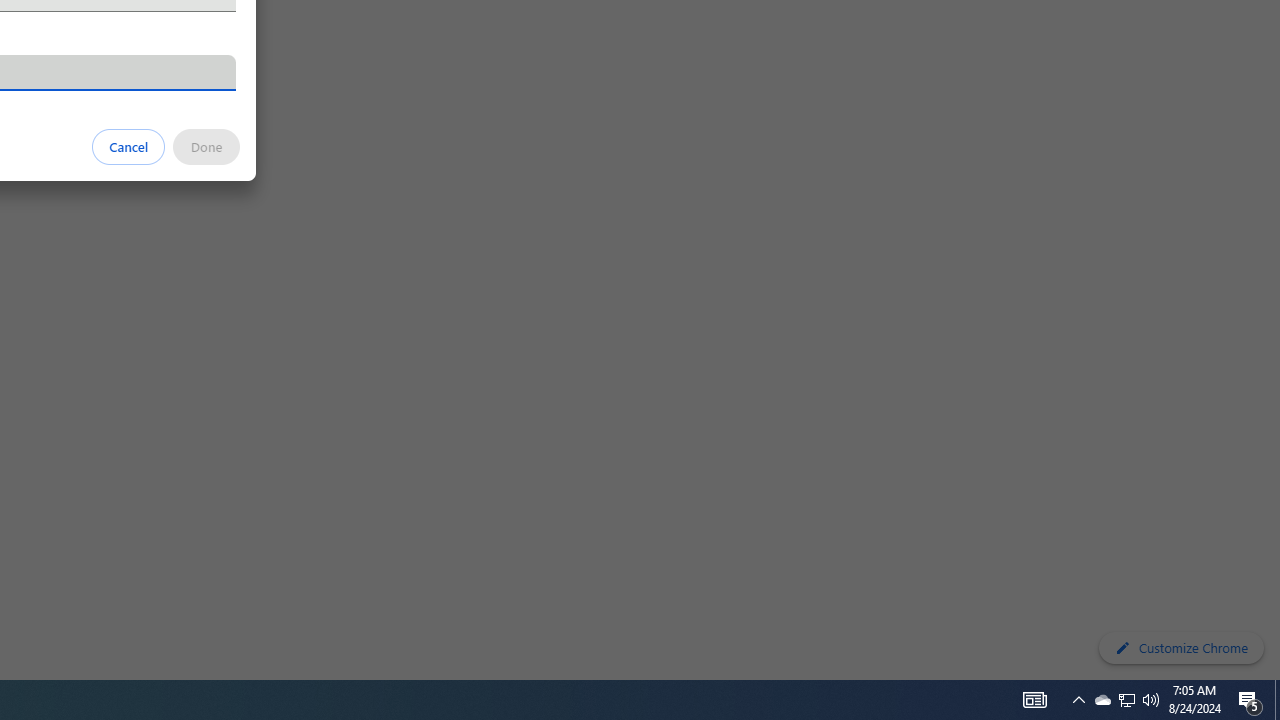 The image size is (1280, 720). What do you see at coordinates (128, 145) in the screenshot?
I see `'Cancel'` at bounding box center [128, 145].